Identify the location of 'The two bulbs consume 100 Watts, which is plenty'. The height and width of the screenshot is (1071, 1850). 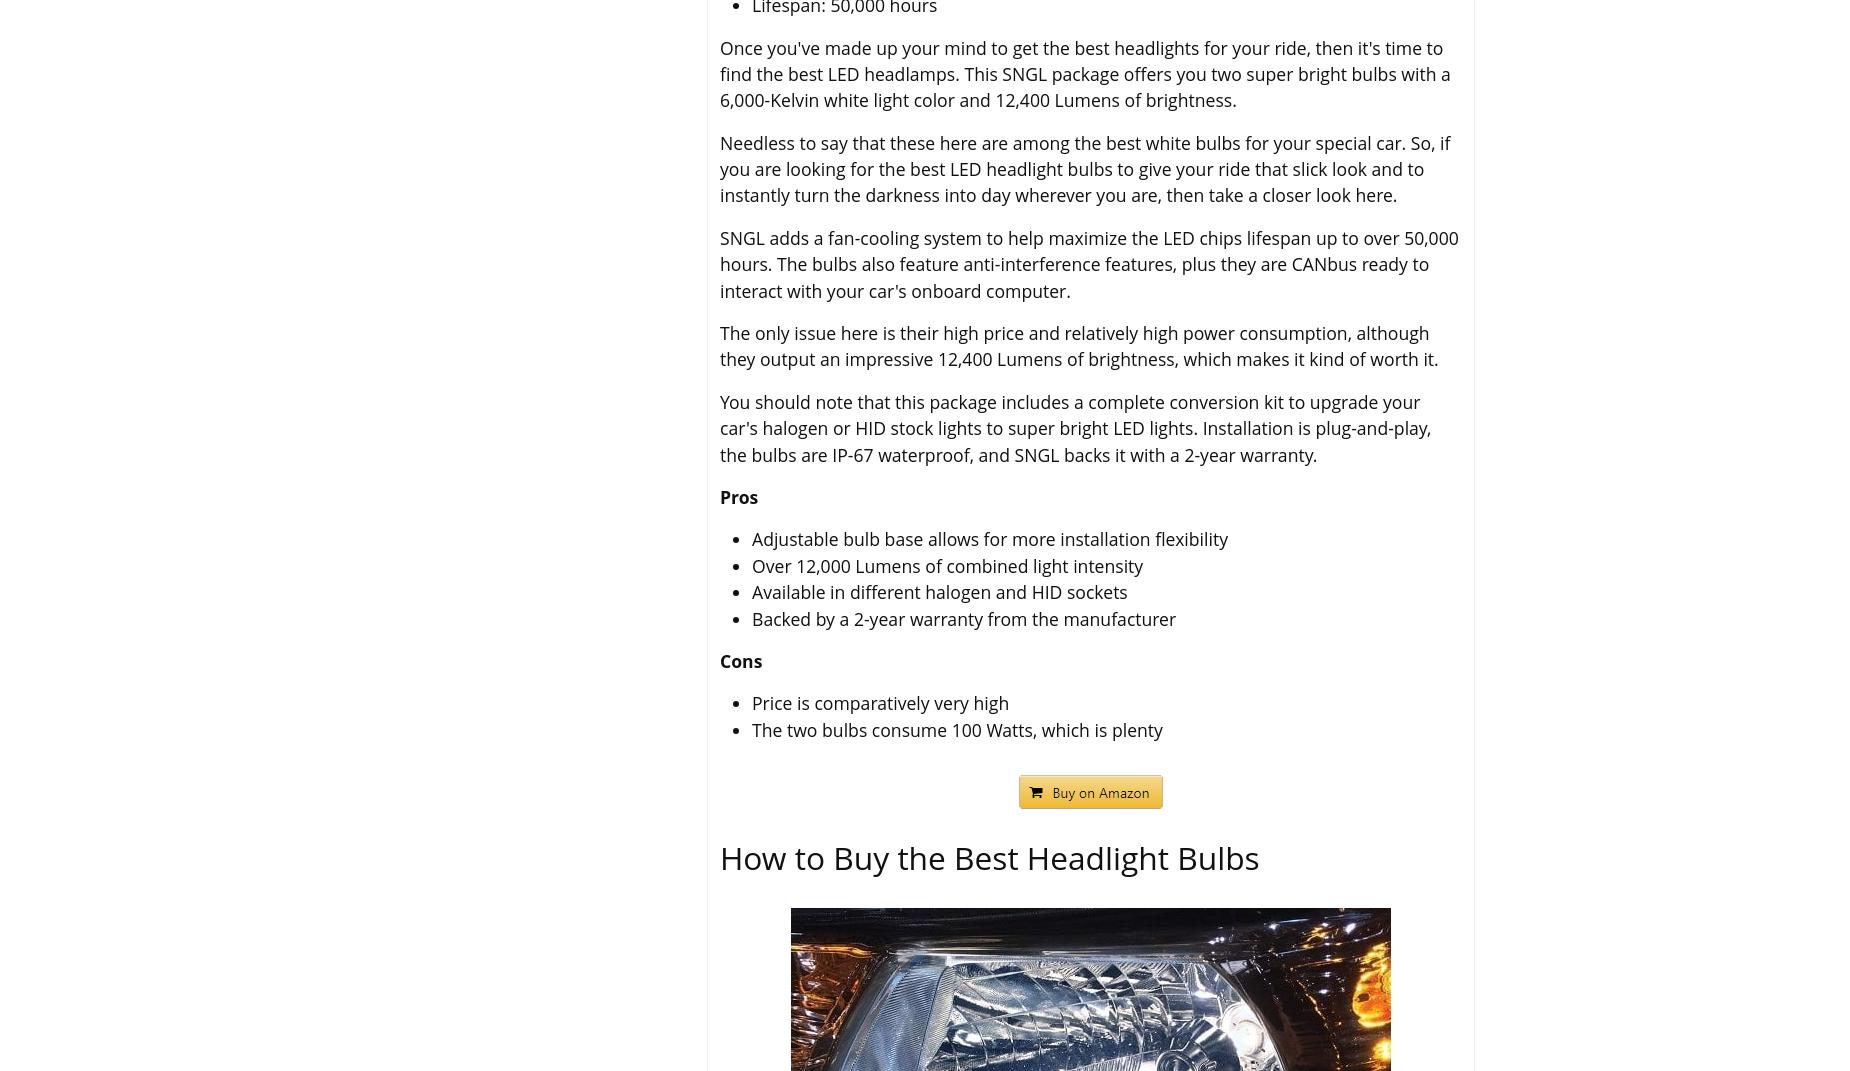
(956, 729).